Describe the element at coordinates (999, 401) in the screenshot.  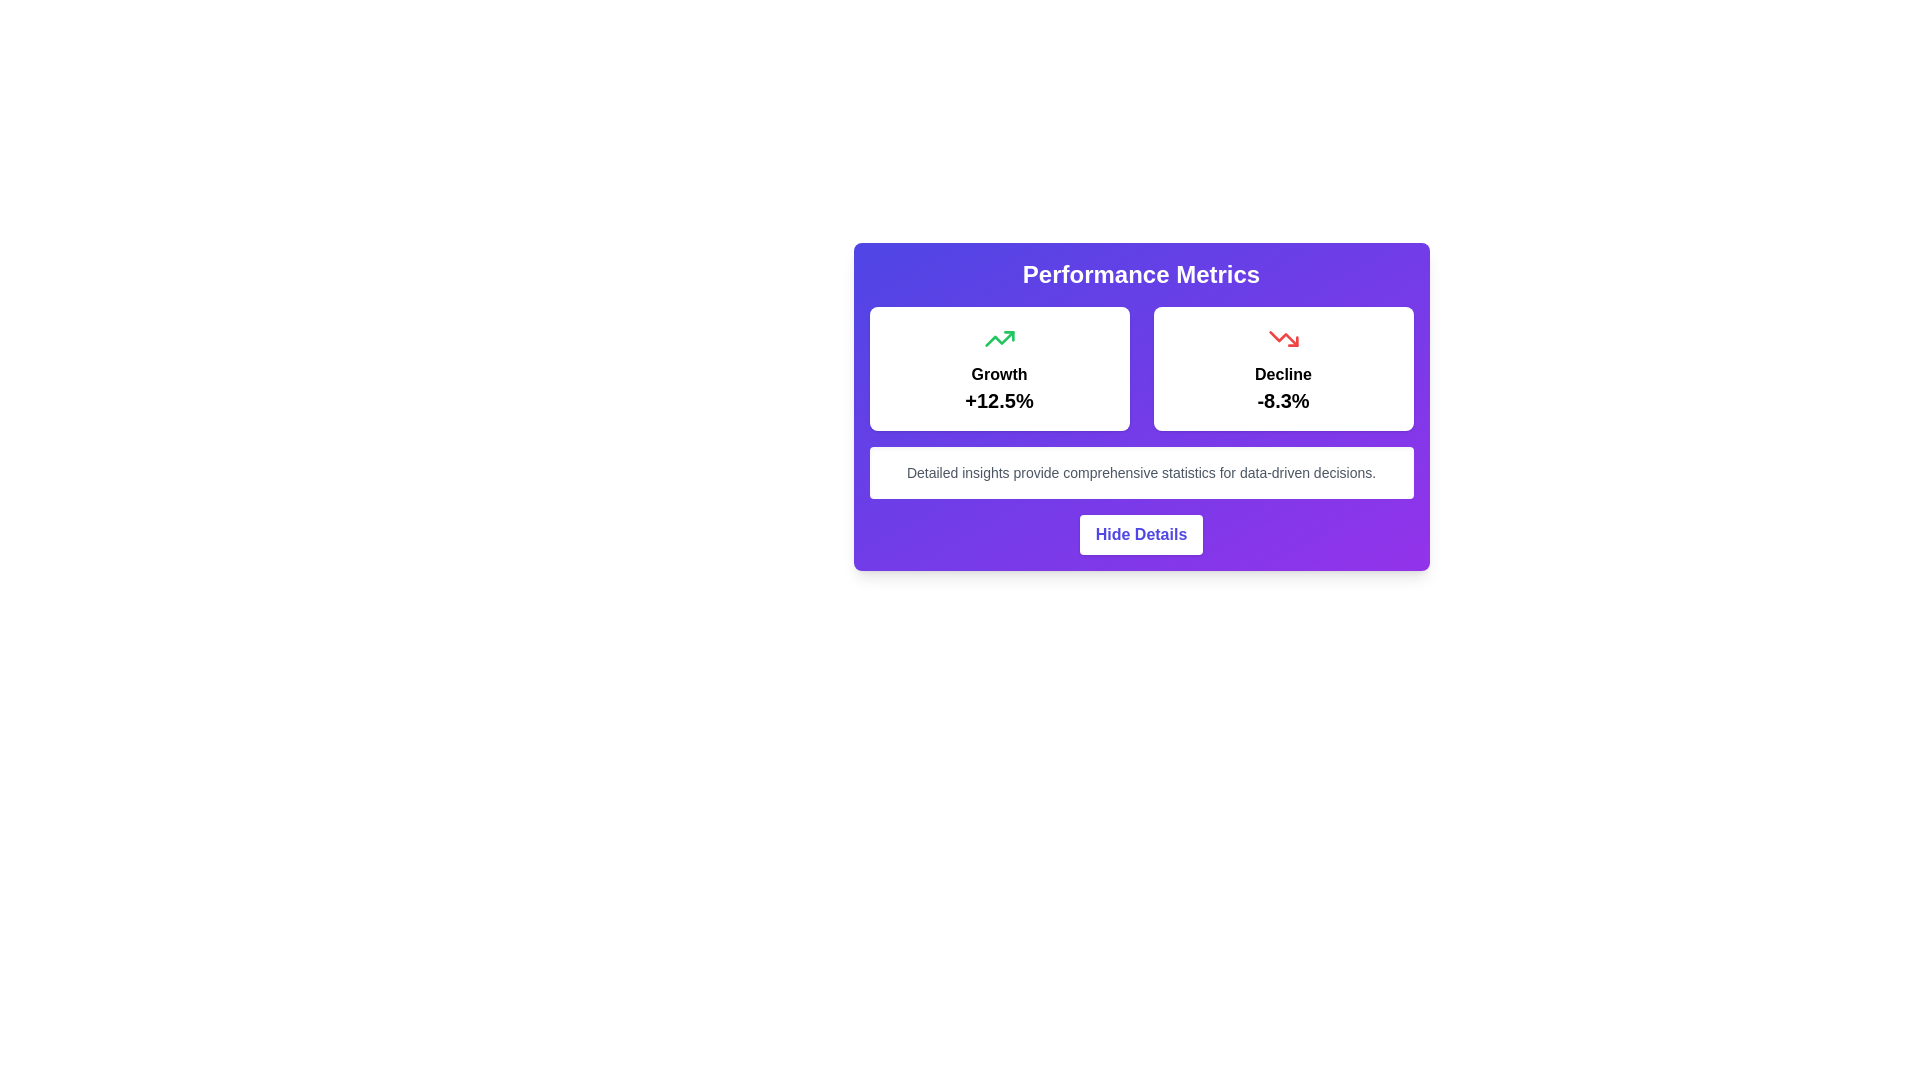
I see `the text label displaying '+12.5%' which is styled for emphasis and positioned below the 'Growth' label in the growth indicator card` at that location.